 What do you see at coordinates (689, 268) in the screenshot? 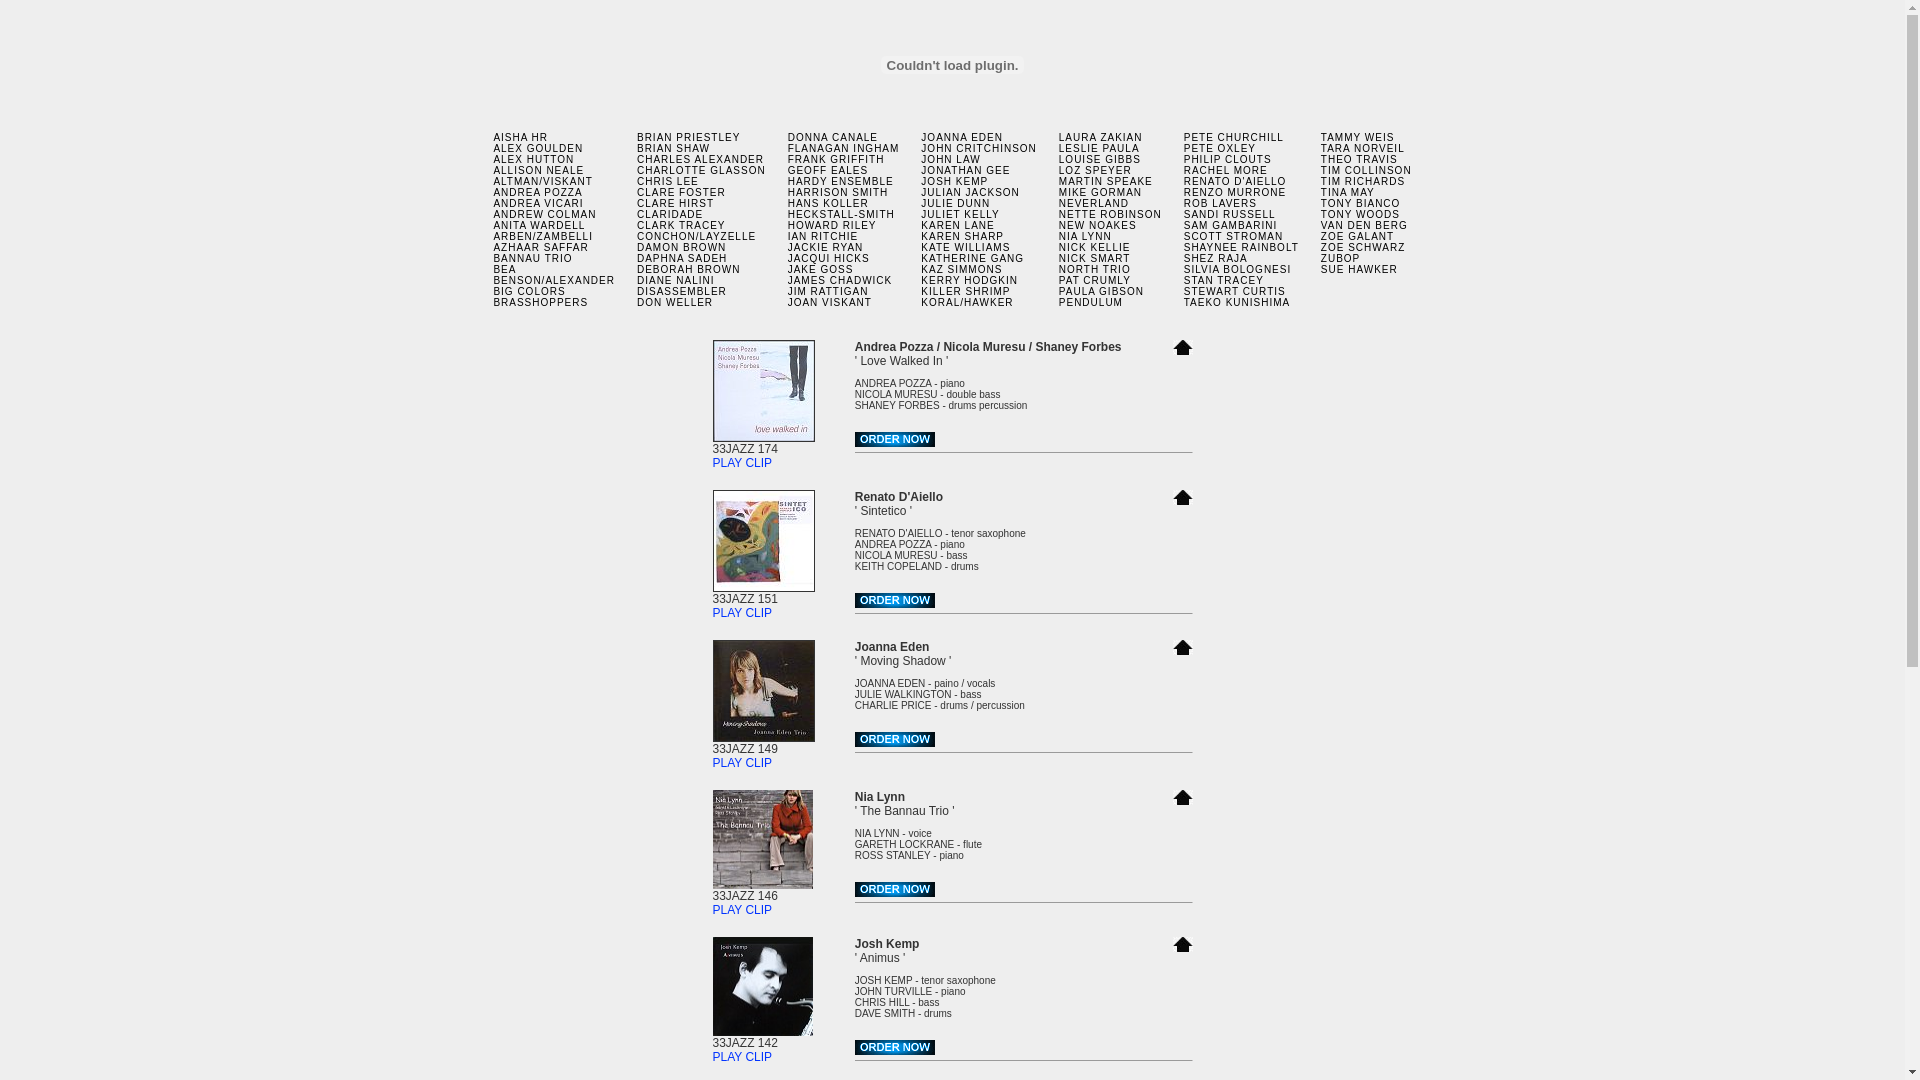
I see `'DEBORAH BROWN'` at bounding box center [689, 268].